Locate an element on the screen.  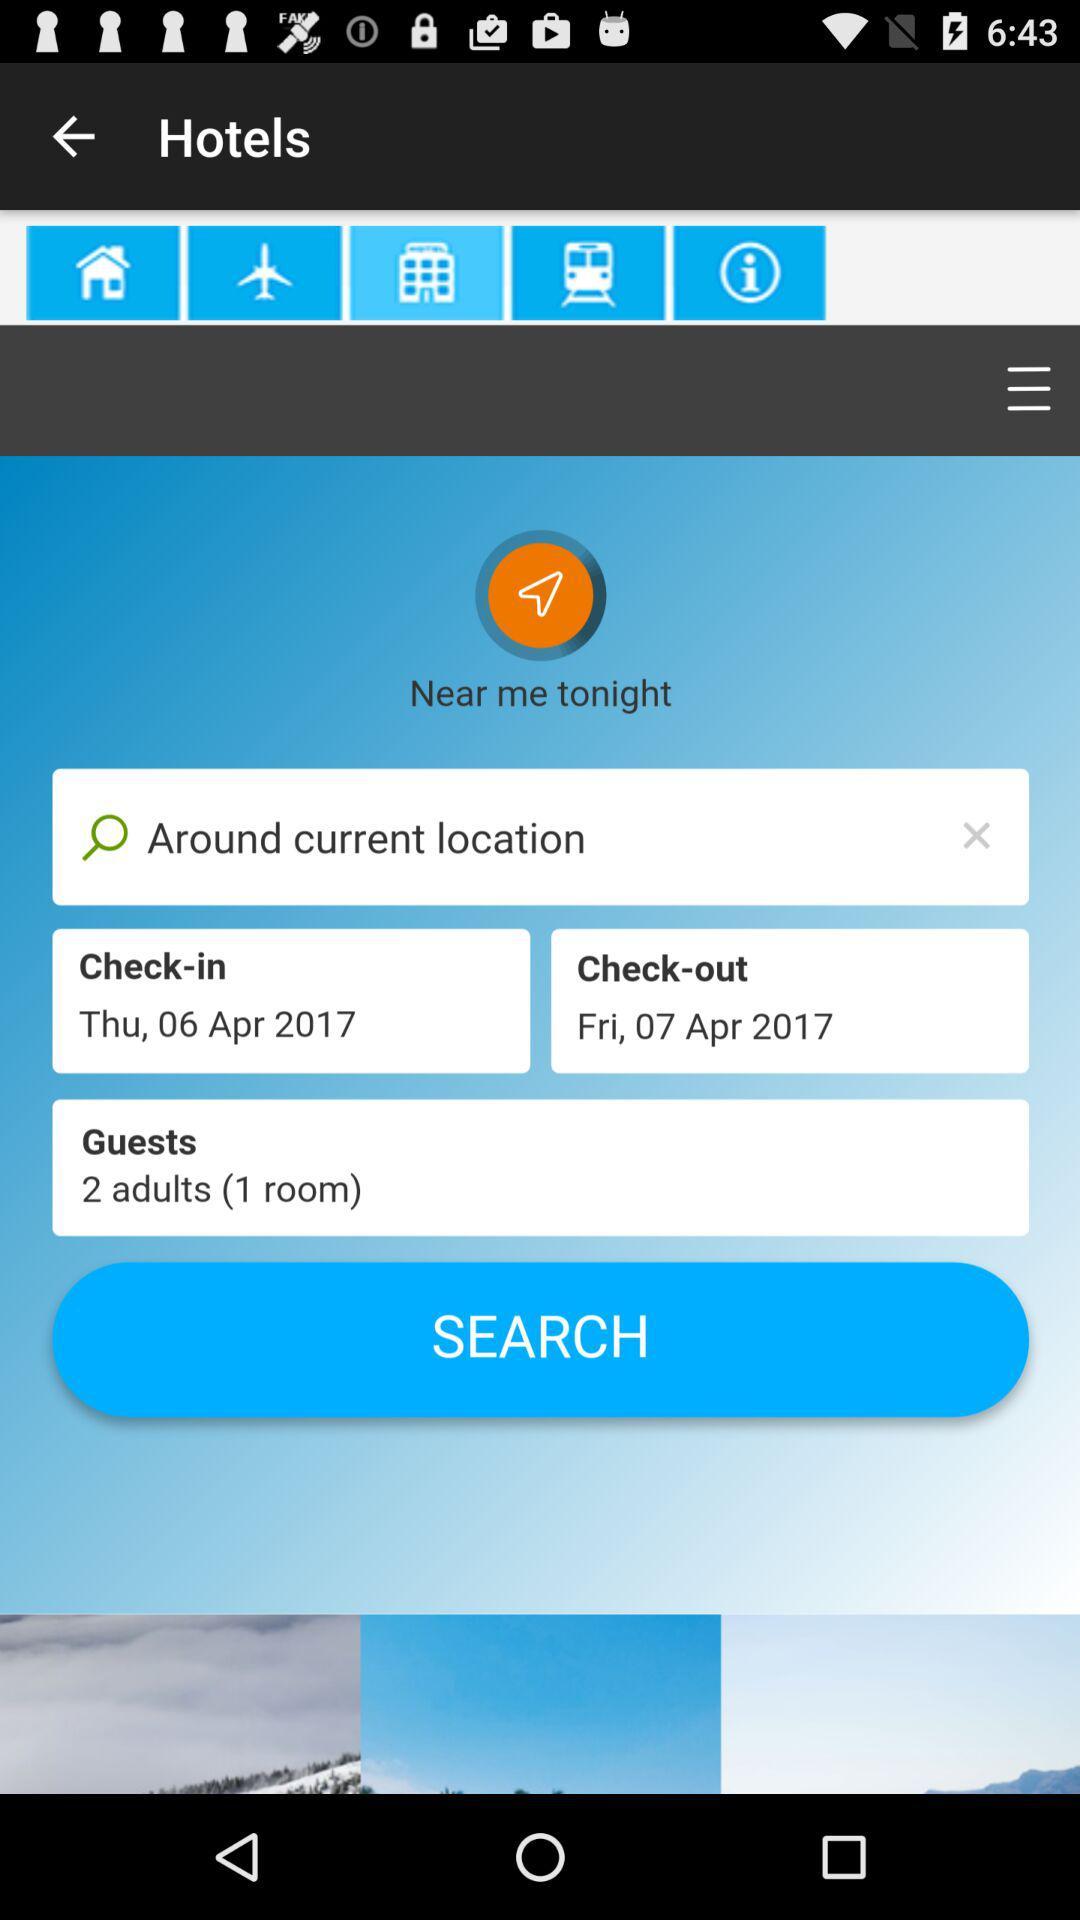
the all page is located at coordinates (540, 1002).